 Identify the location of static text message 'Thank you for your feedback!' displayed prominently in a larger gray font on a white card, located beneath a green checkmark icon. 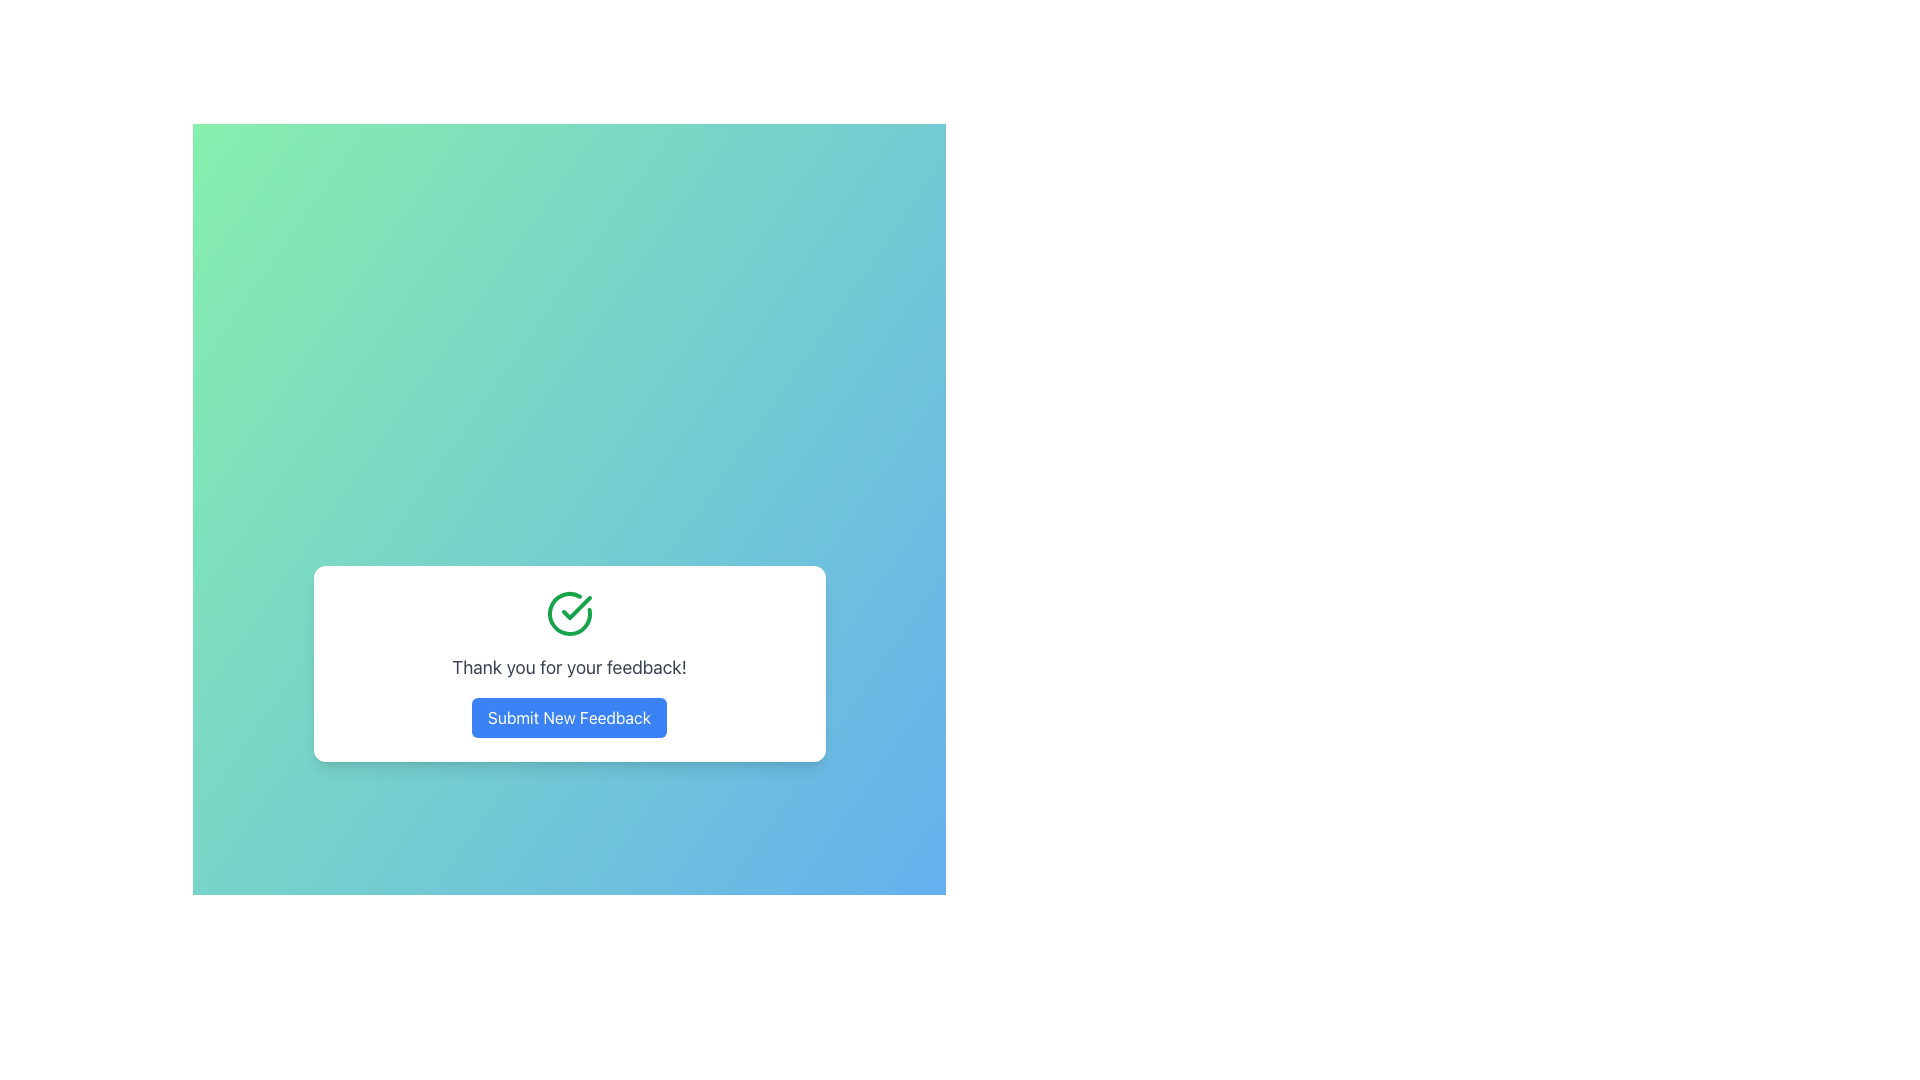
(568, 667).